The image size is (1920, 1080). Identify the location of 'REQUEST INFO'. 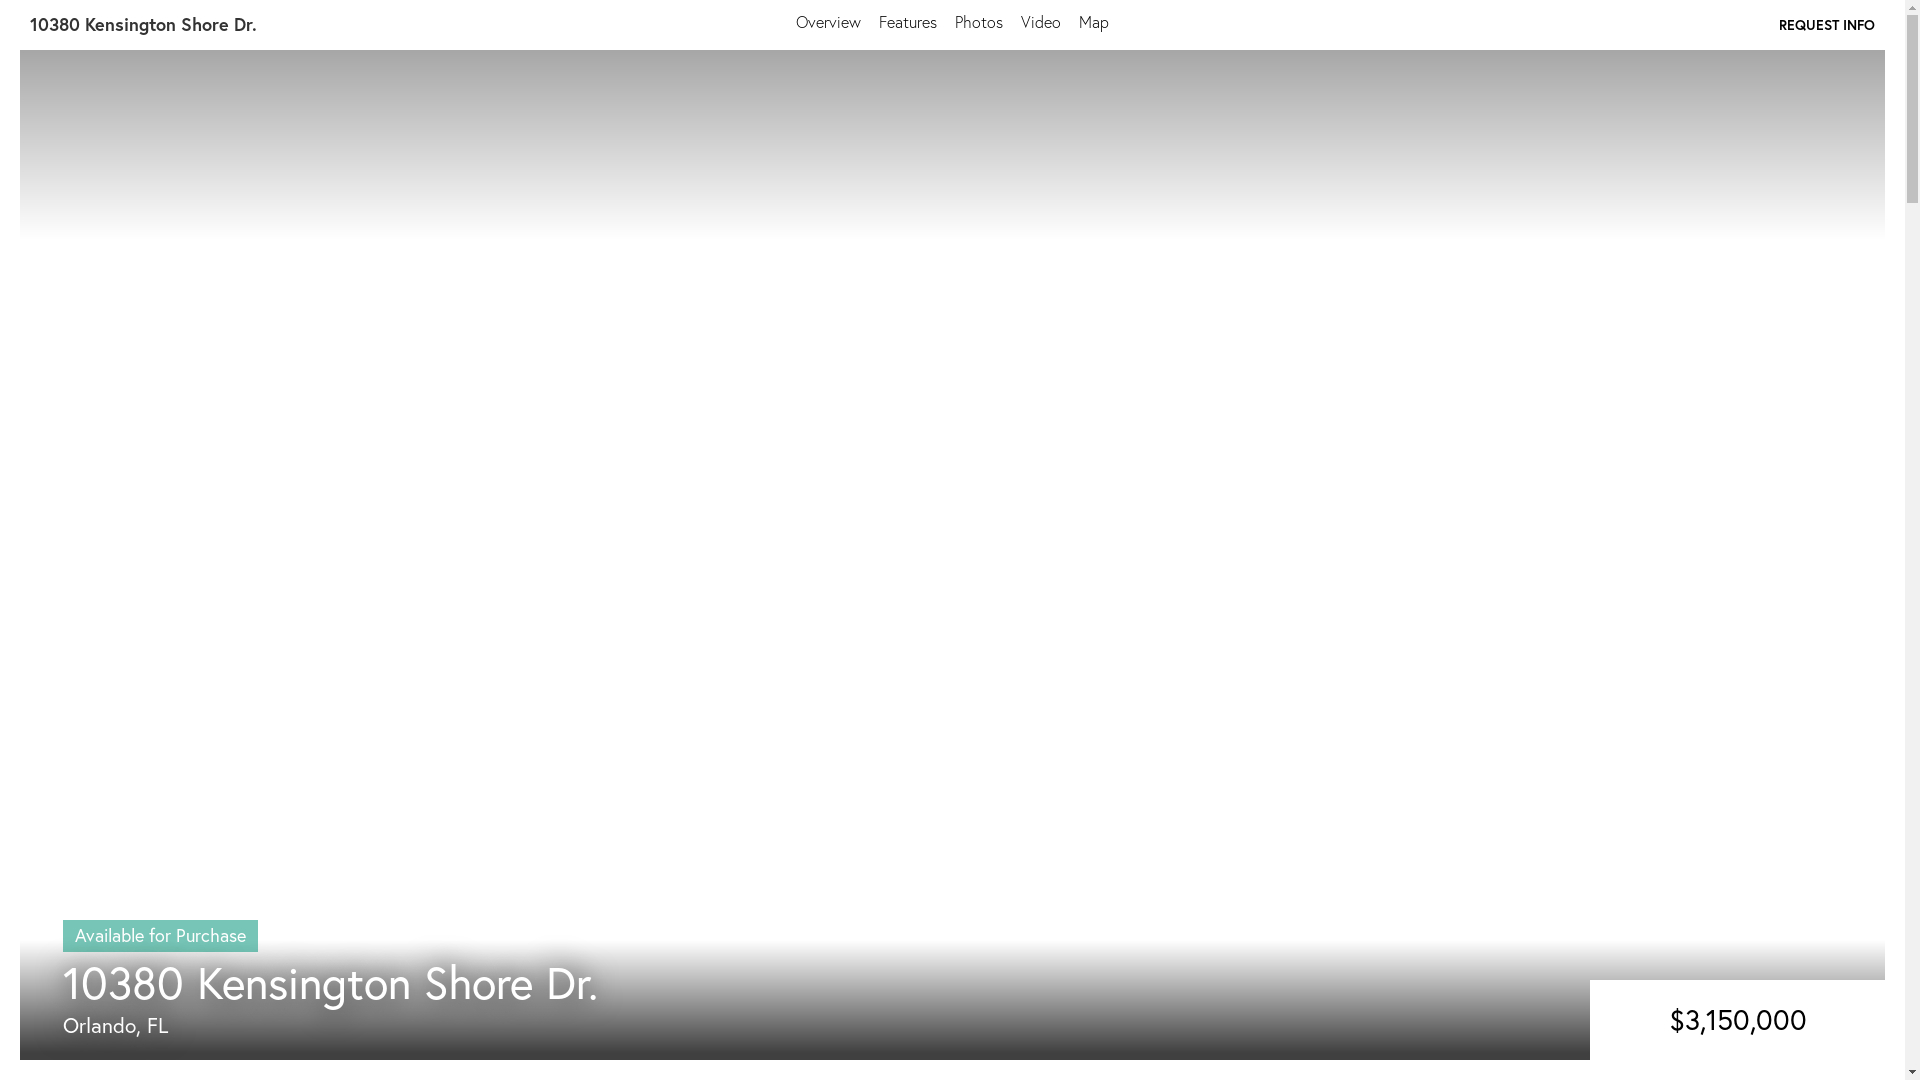
(1827, 24).